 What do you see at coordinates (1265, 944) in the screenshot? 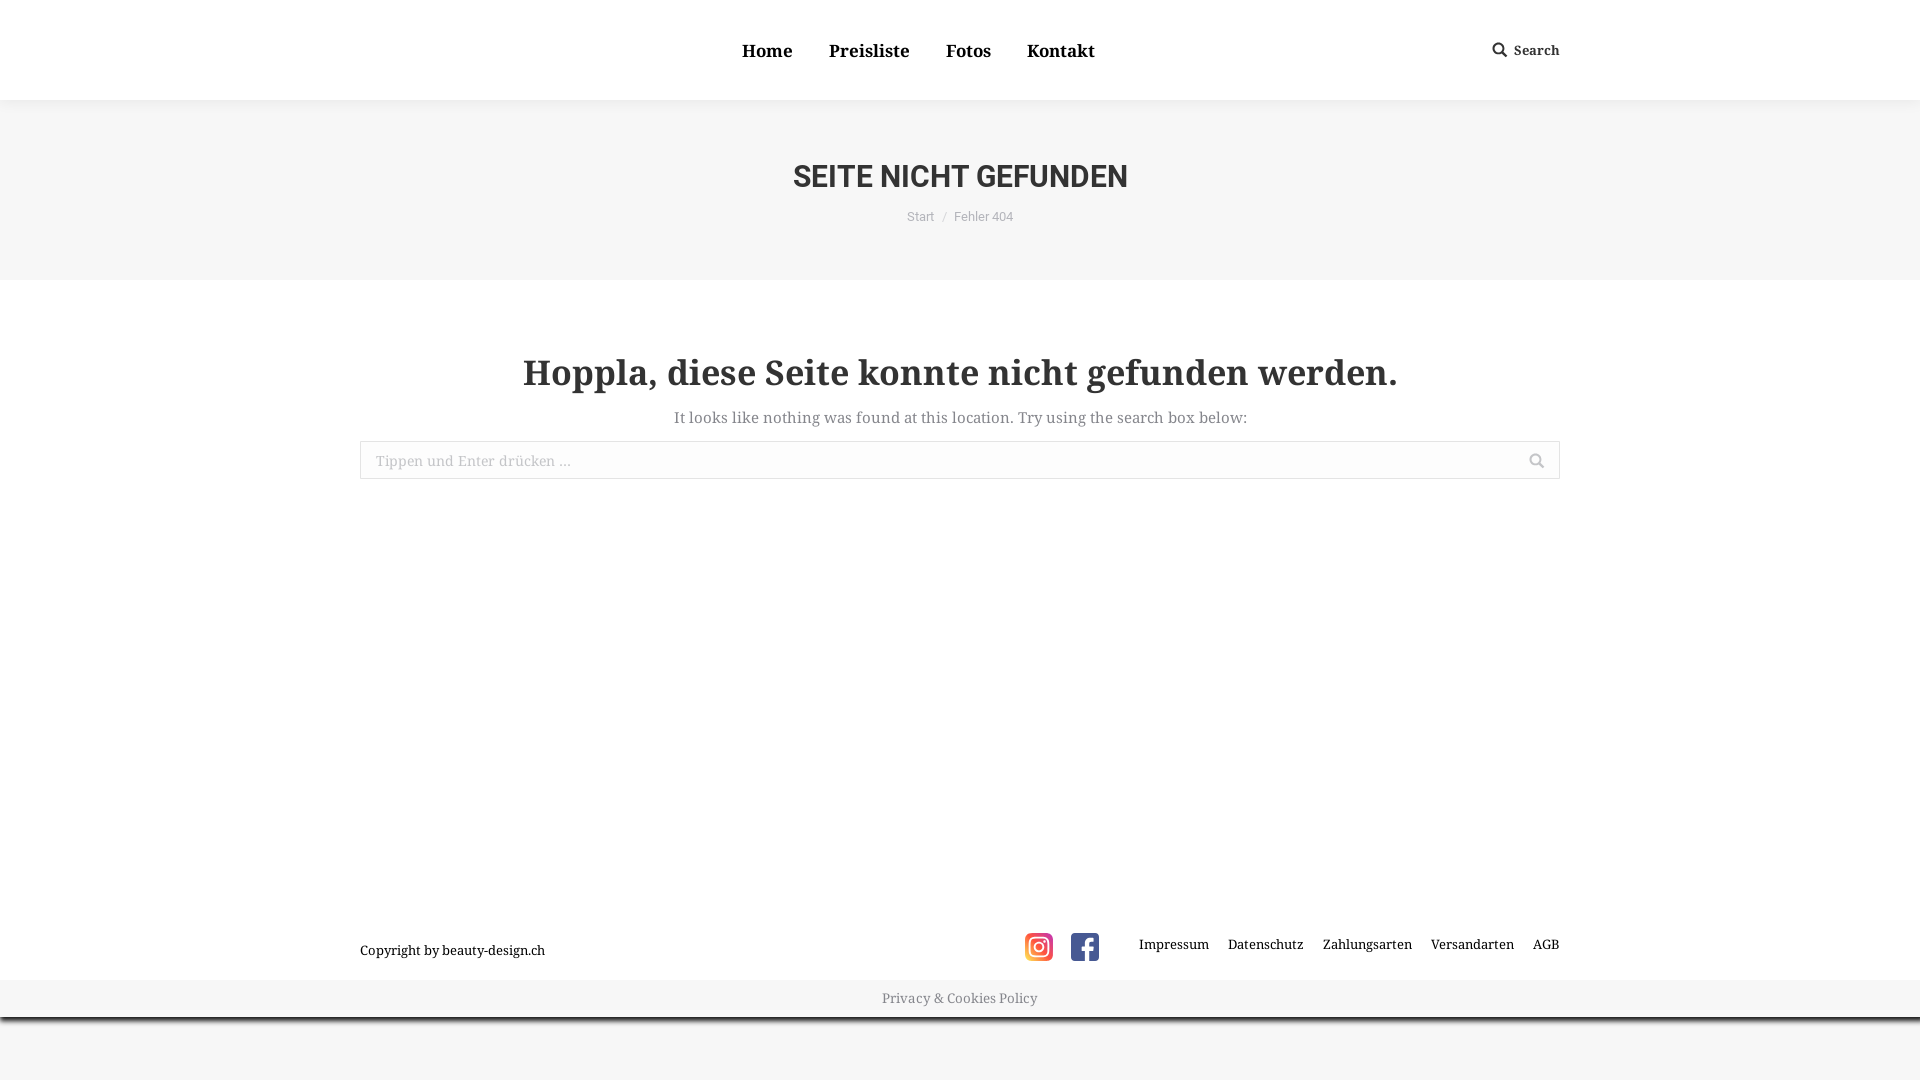
I see `'Datenschutz'` at bounding box center [1265, 944].